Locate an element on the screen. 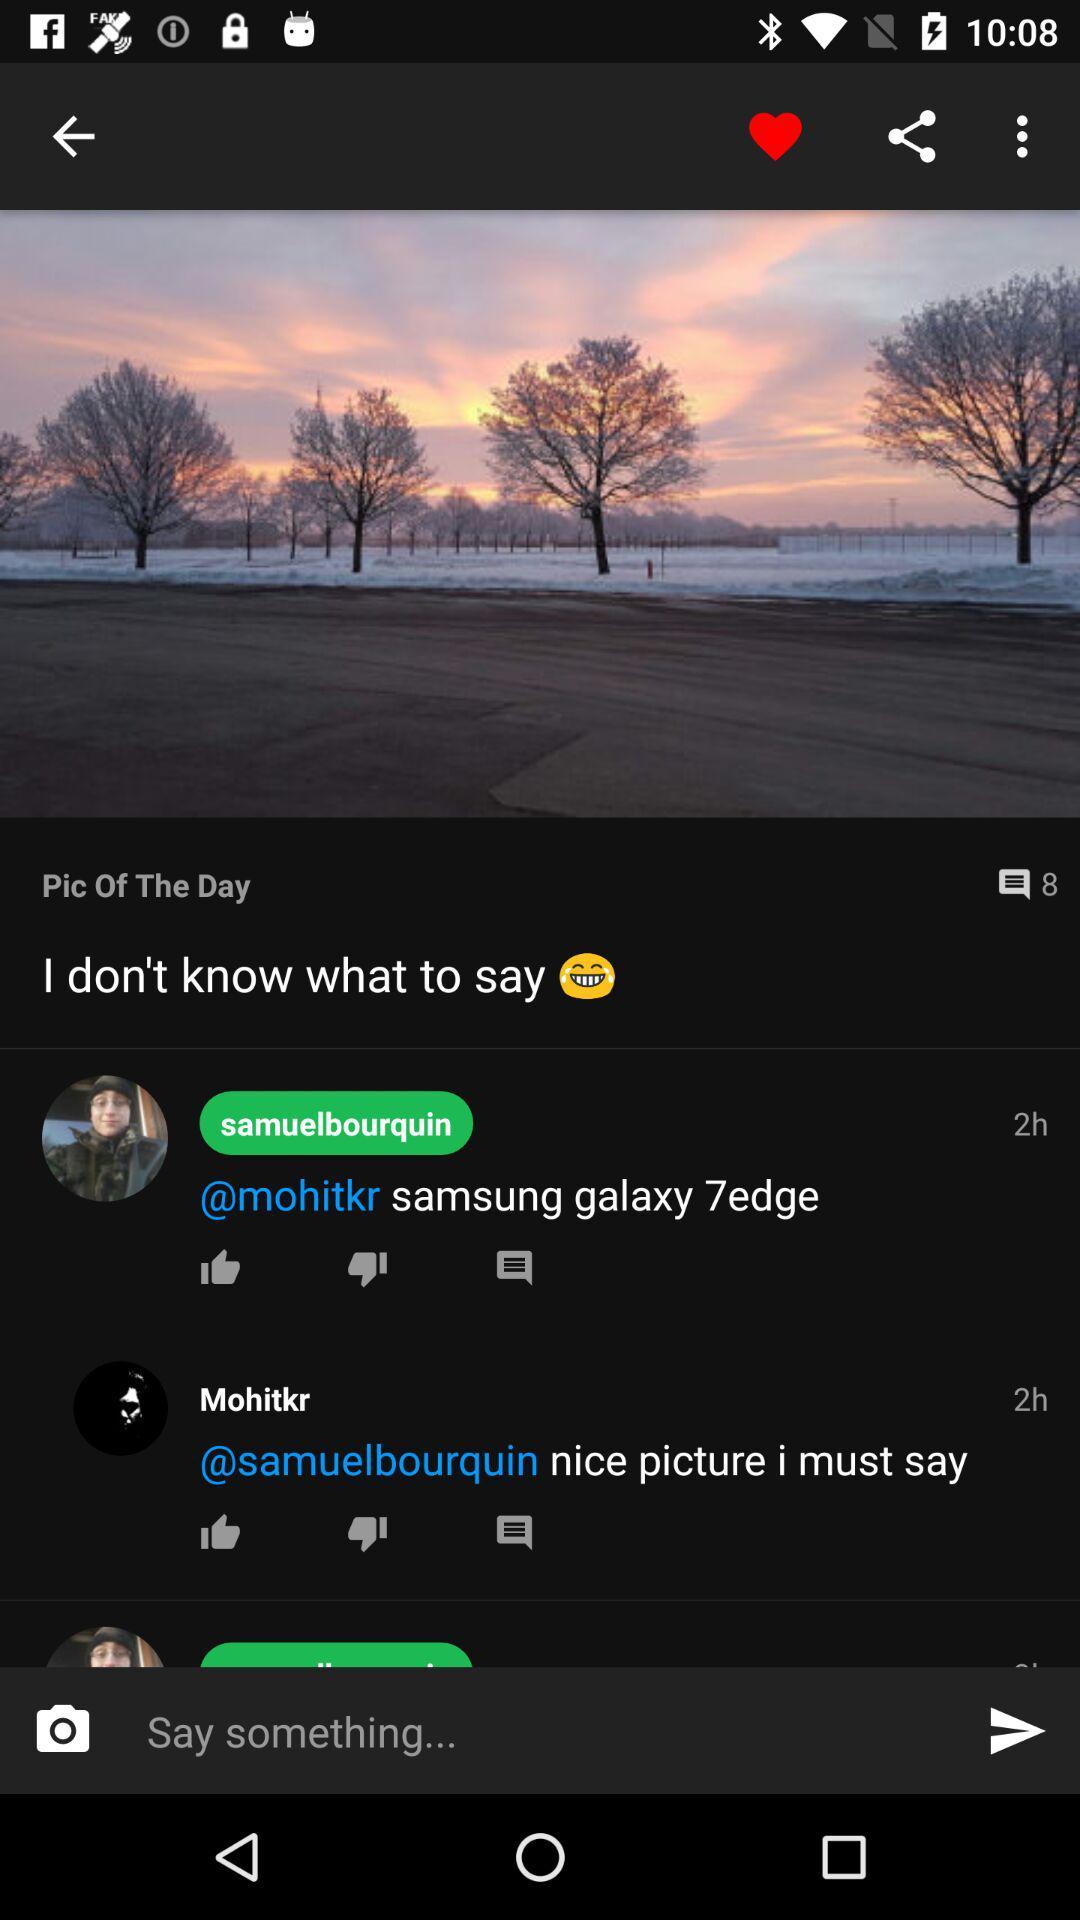 This screenshot has width=1080, height=1920. 8 icon is located at coordinates (1019, 883).